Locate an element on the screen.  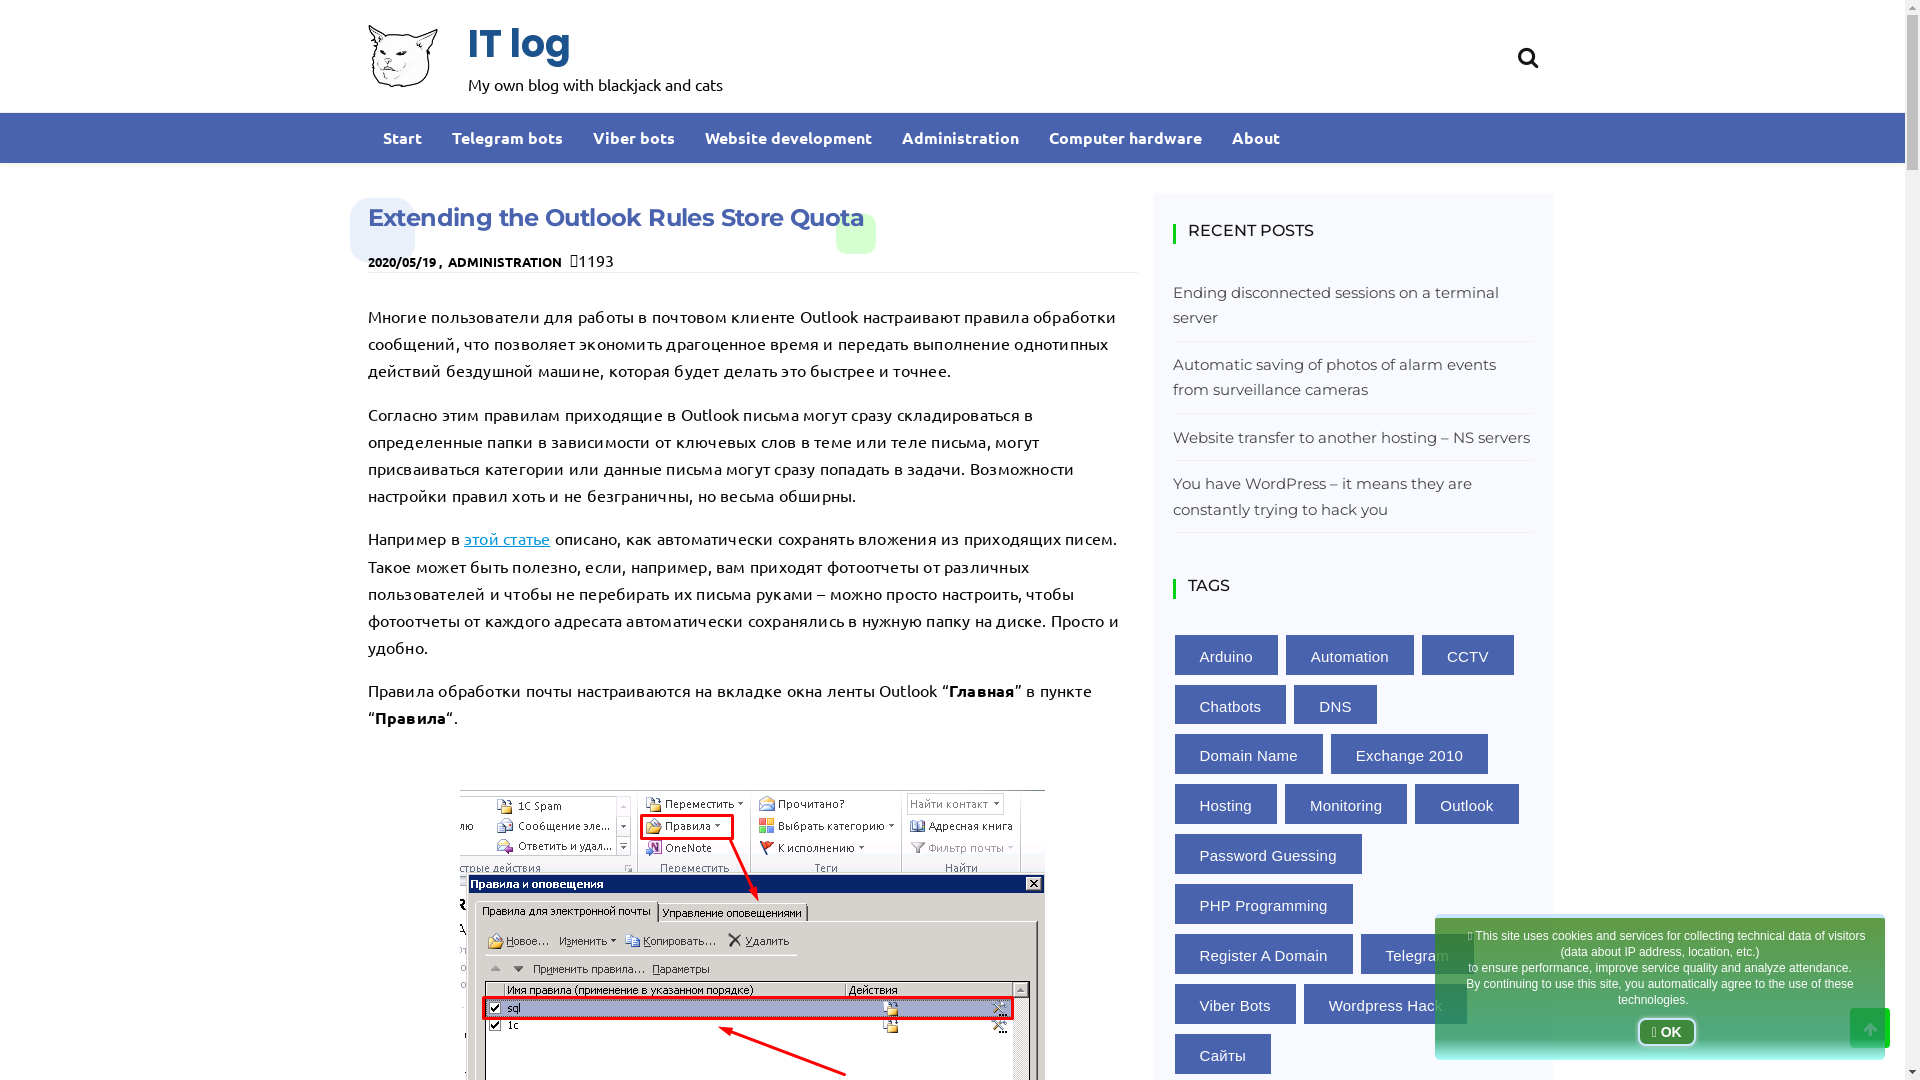
'Telegram' is located at coordinates (1416, 952).